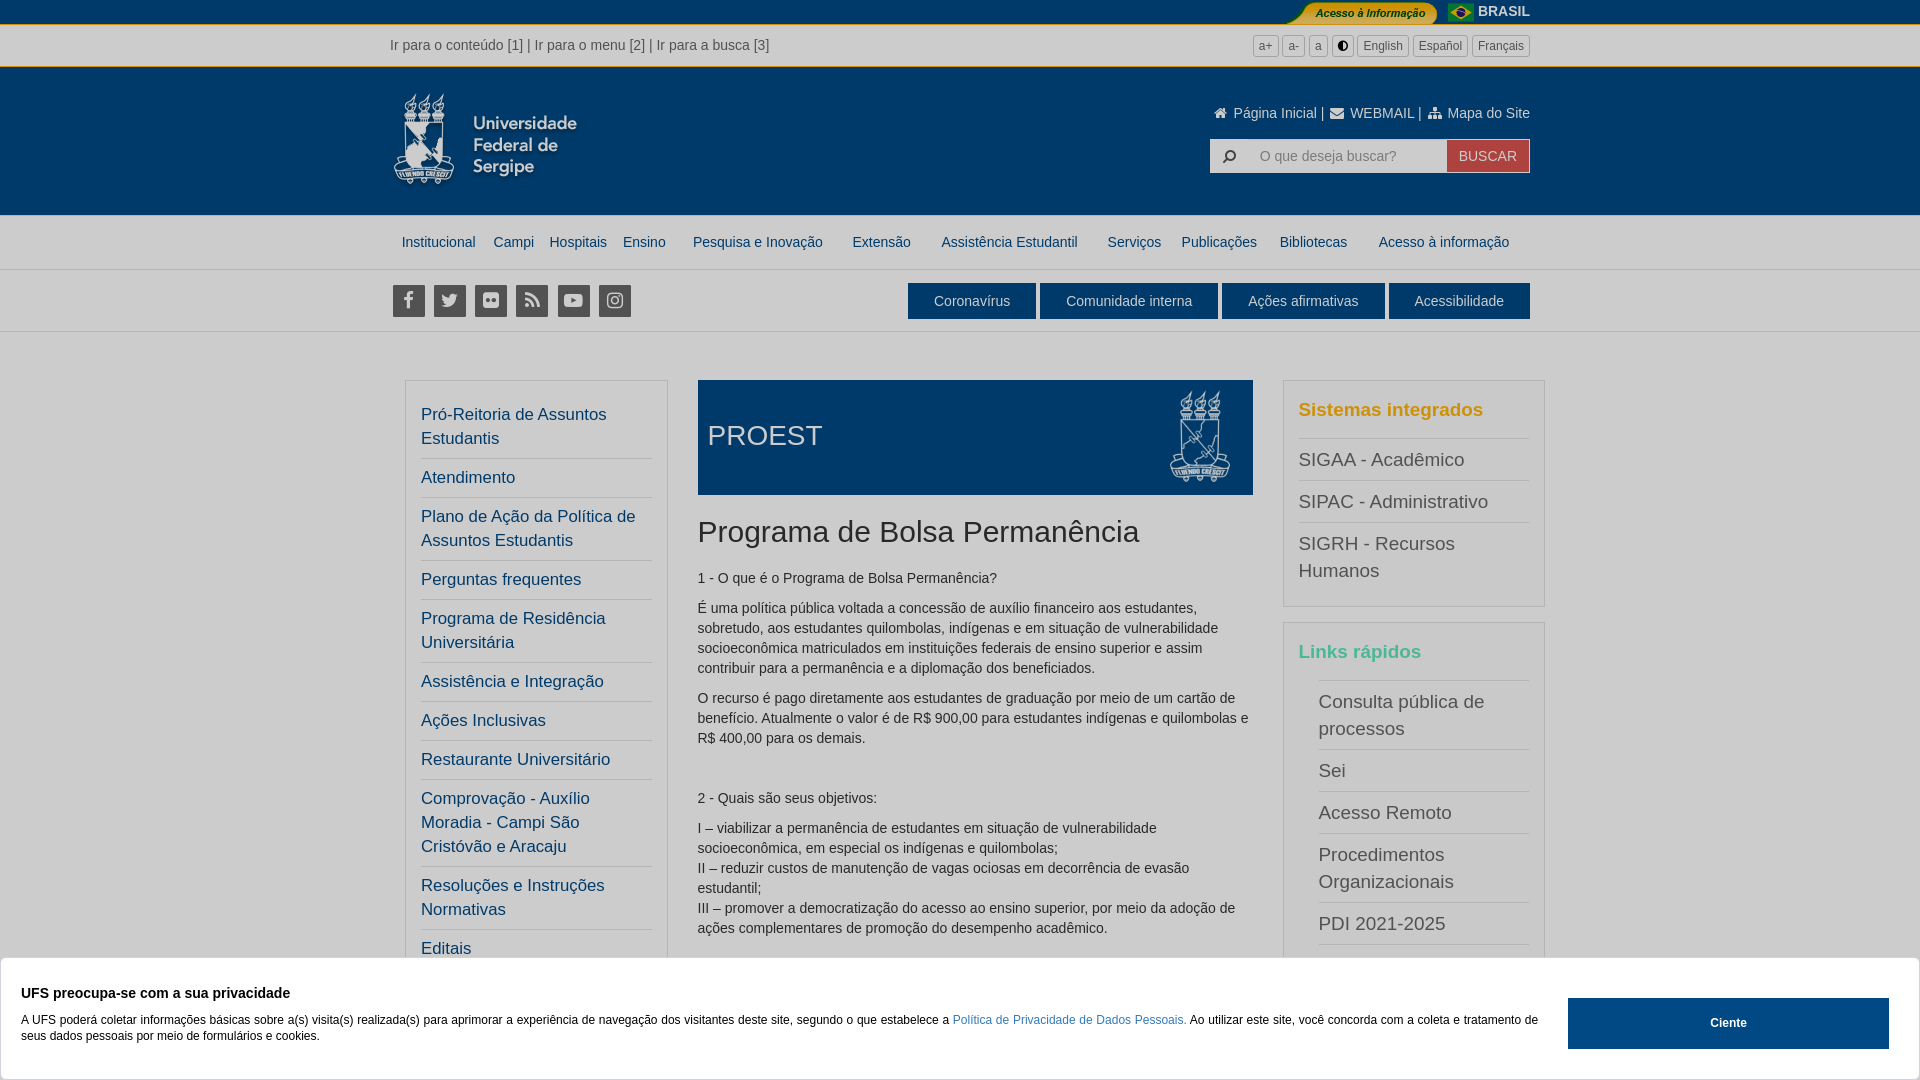  What do you see at coordinates (1293, 45) in the screenshot?
I see `'a-'` at bounding box center [1293, 45].